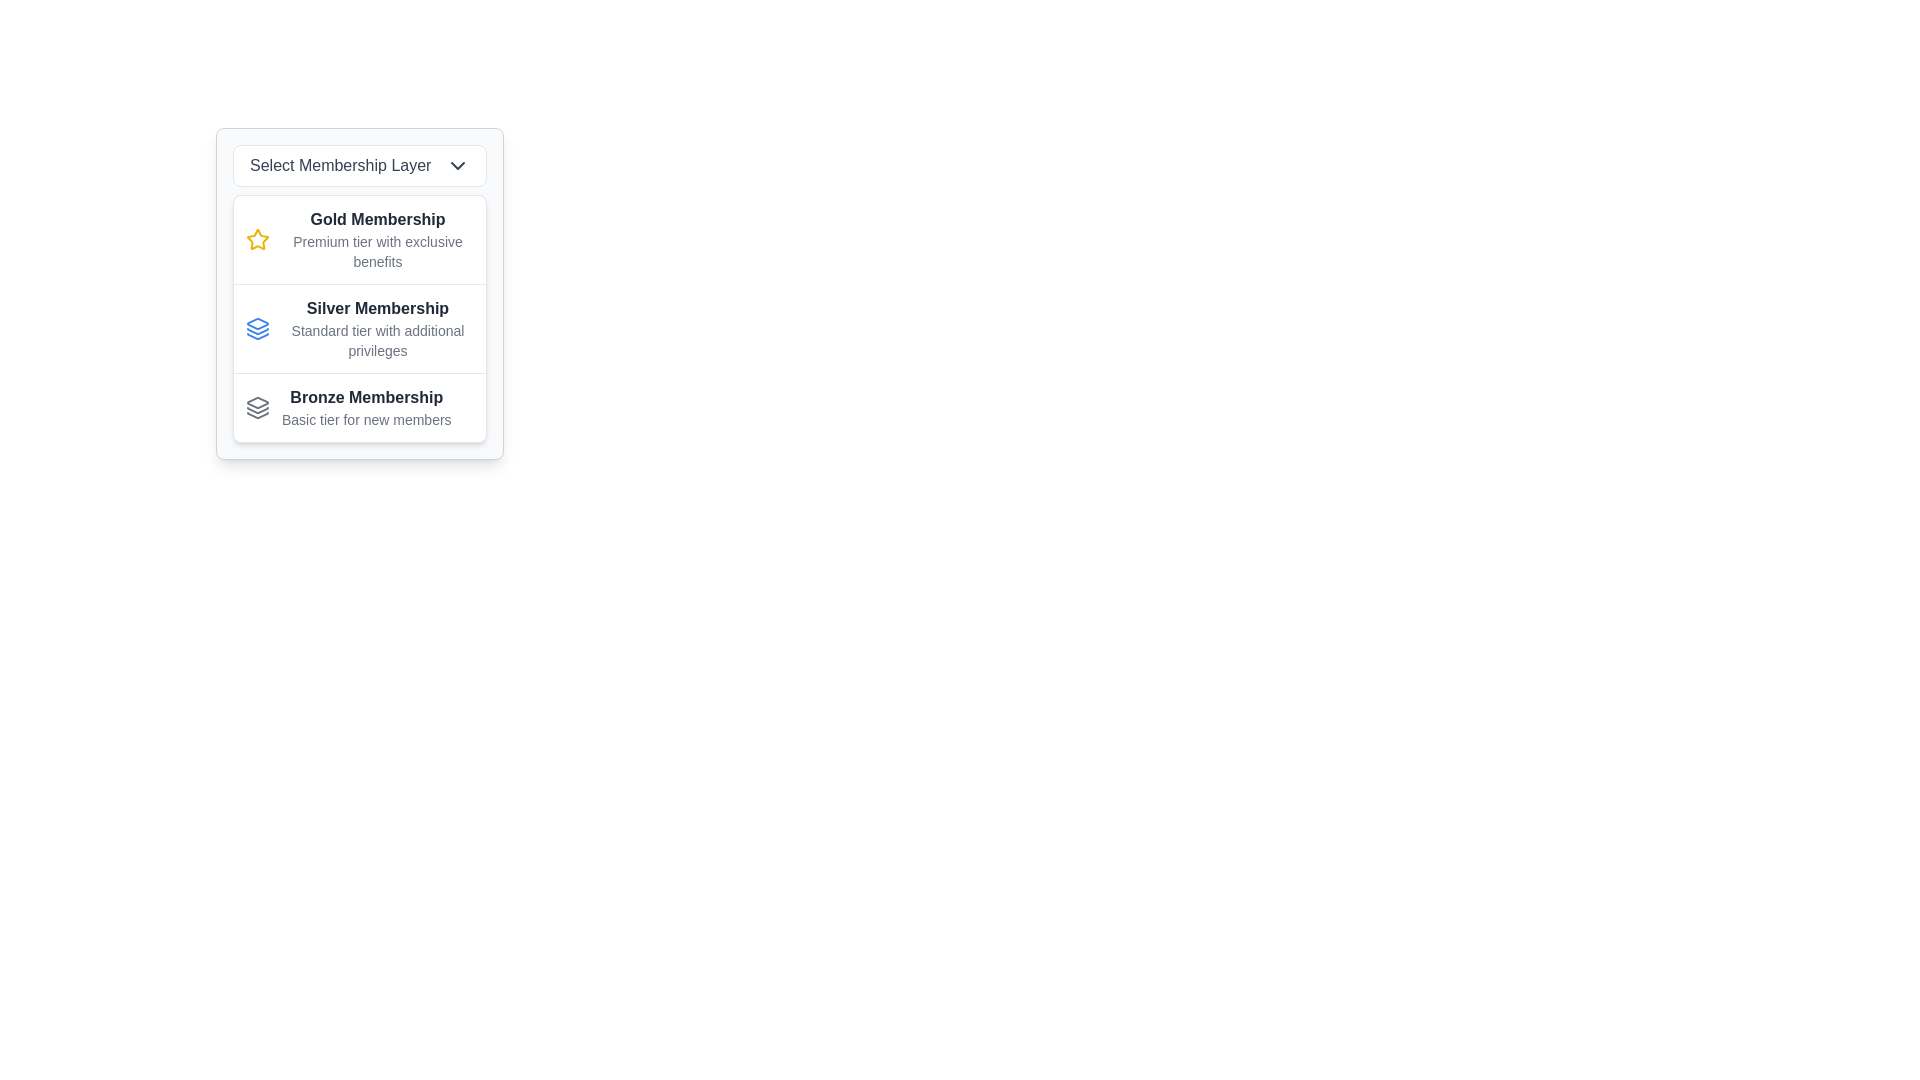 The width and height of the screenshot is (1920, 1080). I want to click on the descriptive text label that provides information about the 'Silver Membership' option, located directly below the 'Silver Membership' title, so click(378, 339).